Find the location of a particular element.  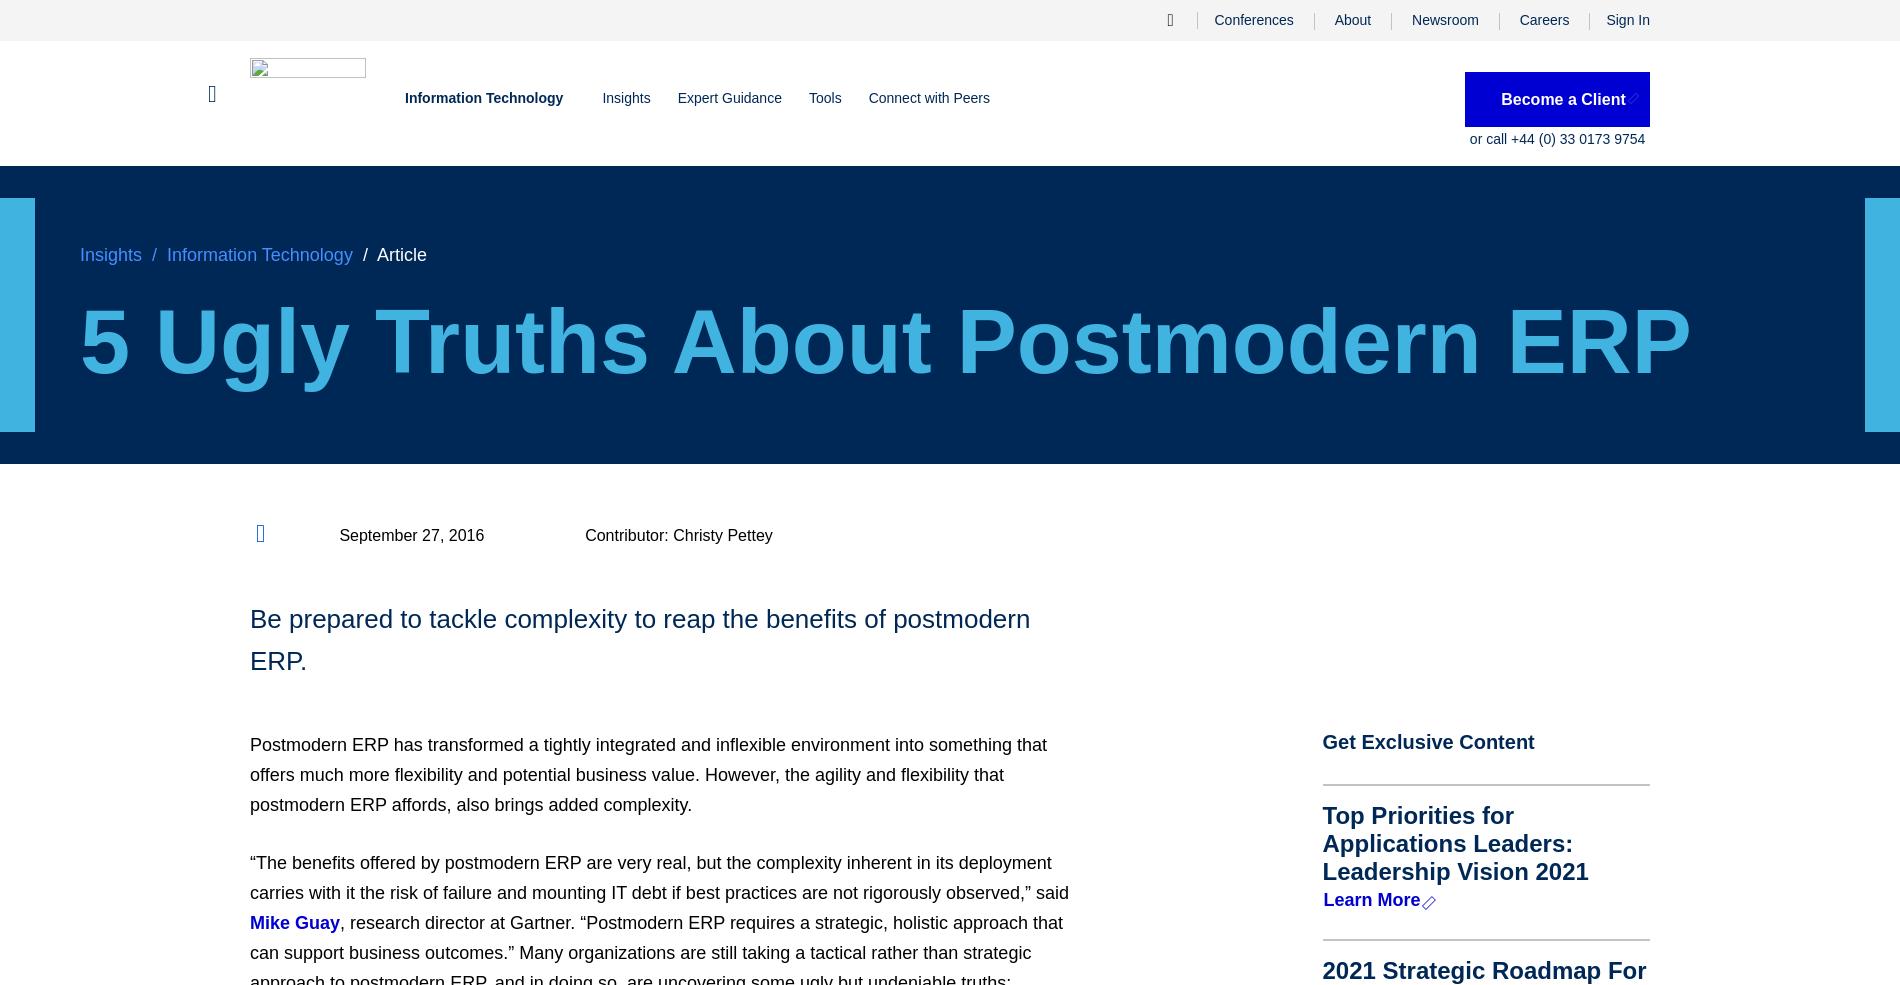

'September 27, 2016' is located at coordinates (410, 535).